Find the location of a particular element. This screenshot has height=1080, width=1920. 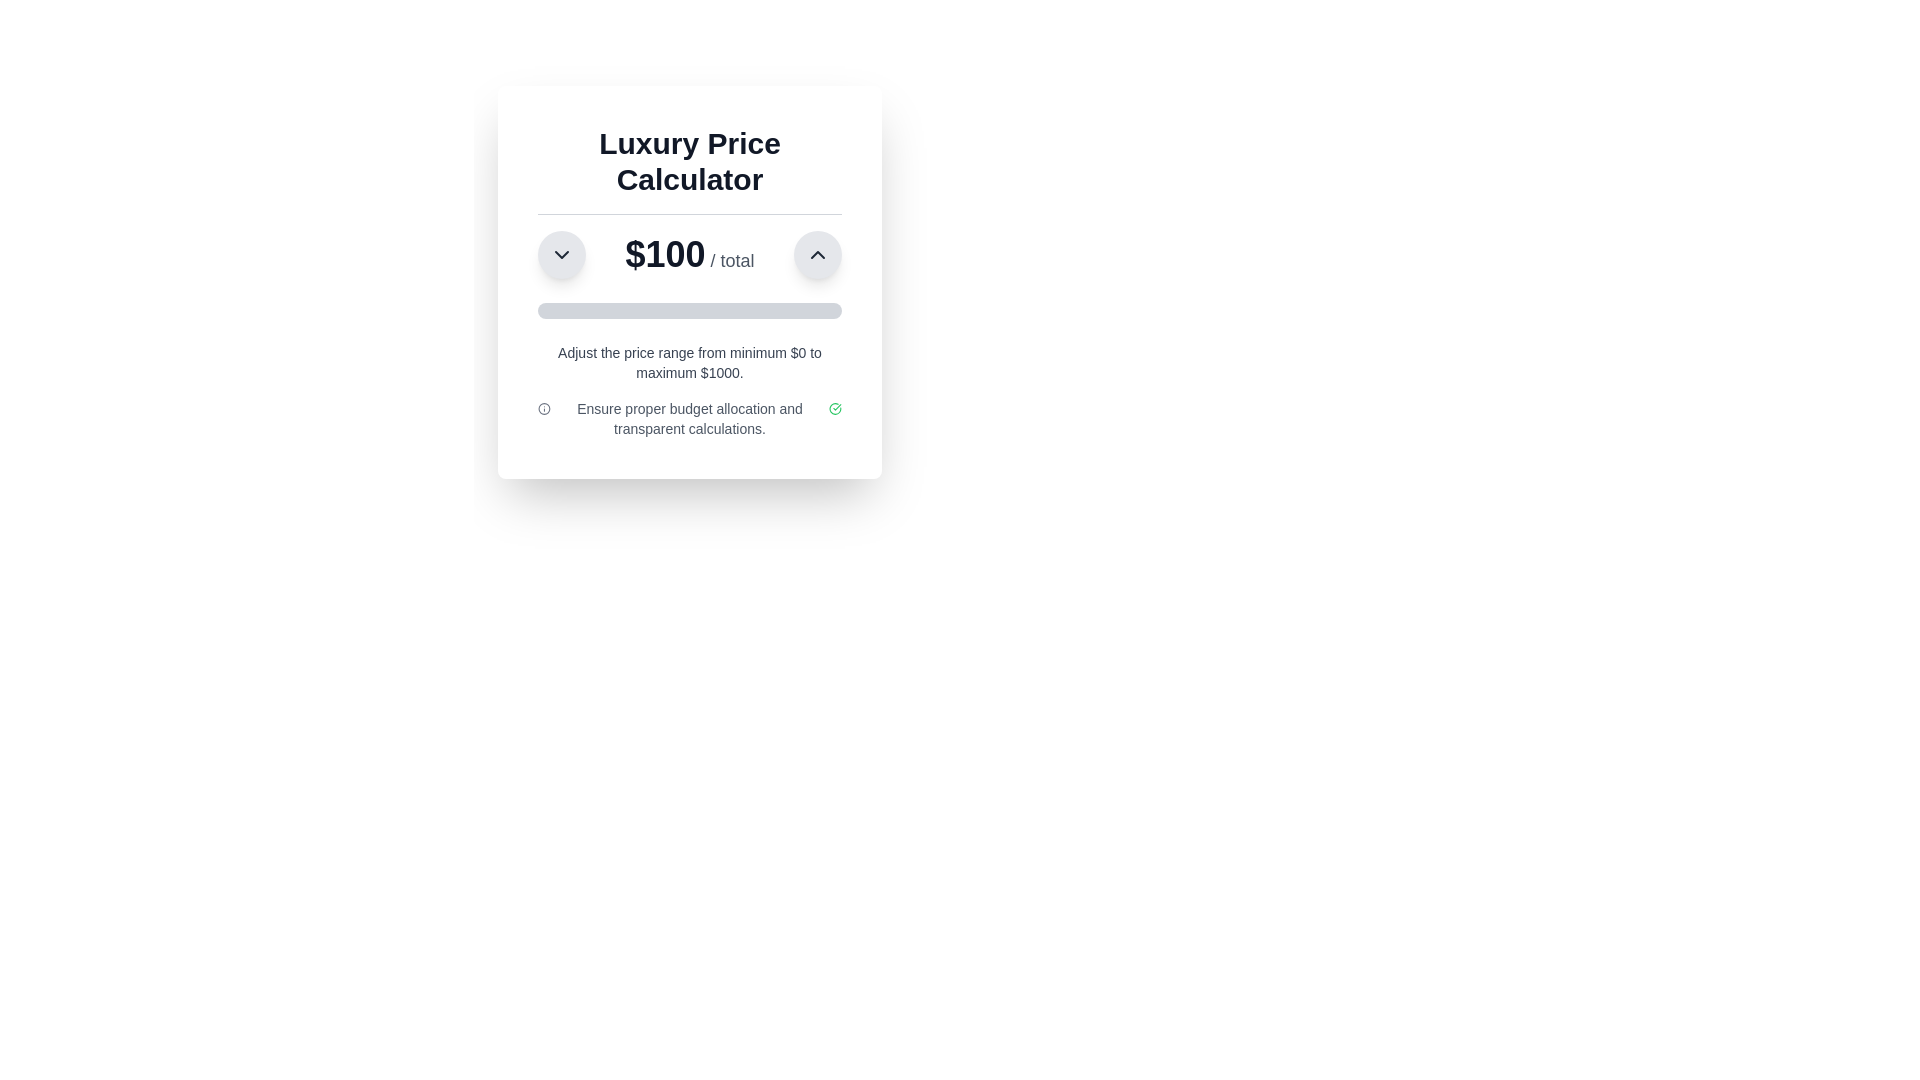

the decorative icon in the bottom-right corner of the circular button located to the left of the displayed numerical value '$100 / total' is located at coordinates (560, 253).